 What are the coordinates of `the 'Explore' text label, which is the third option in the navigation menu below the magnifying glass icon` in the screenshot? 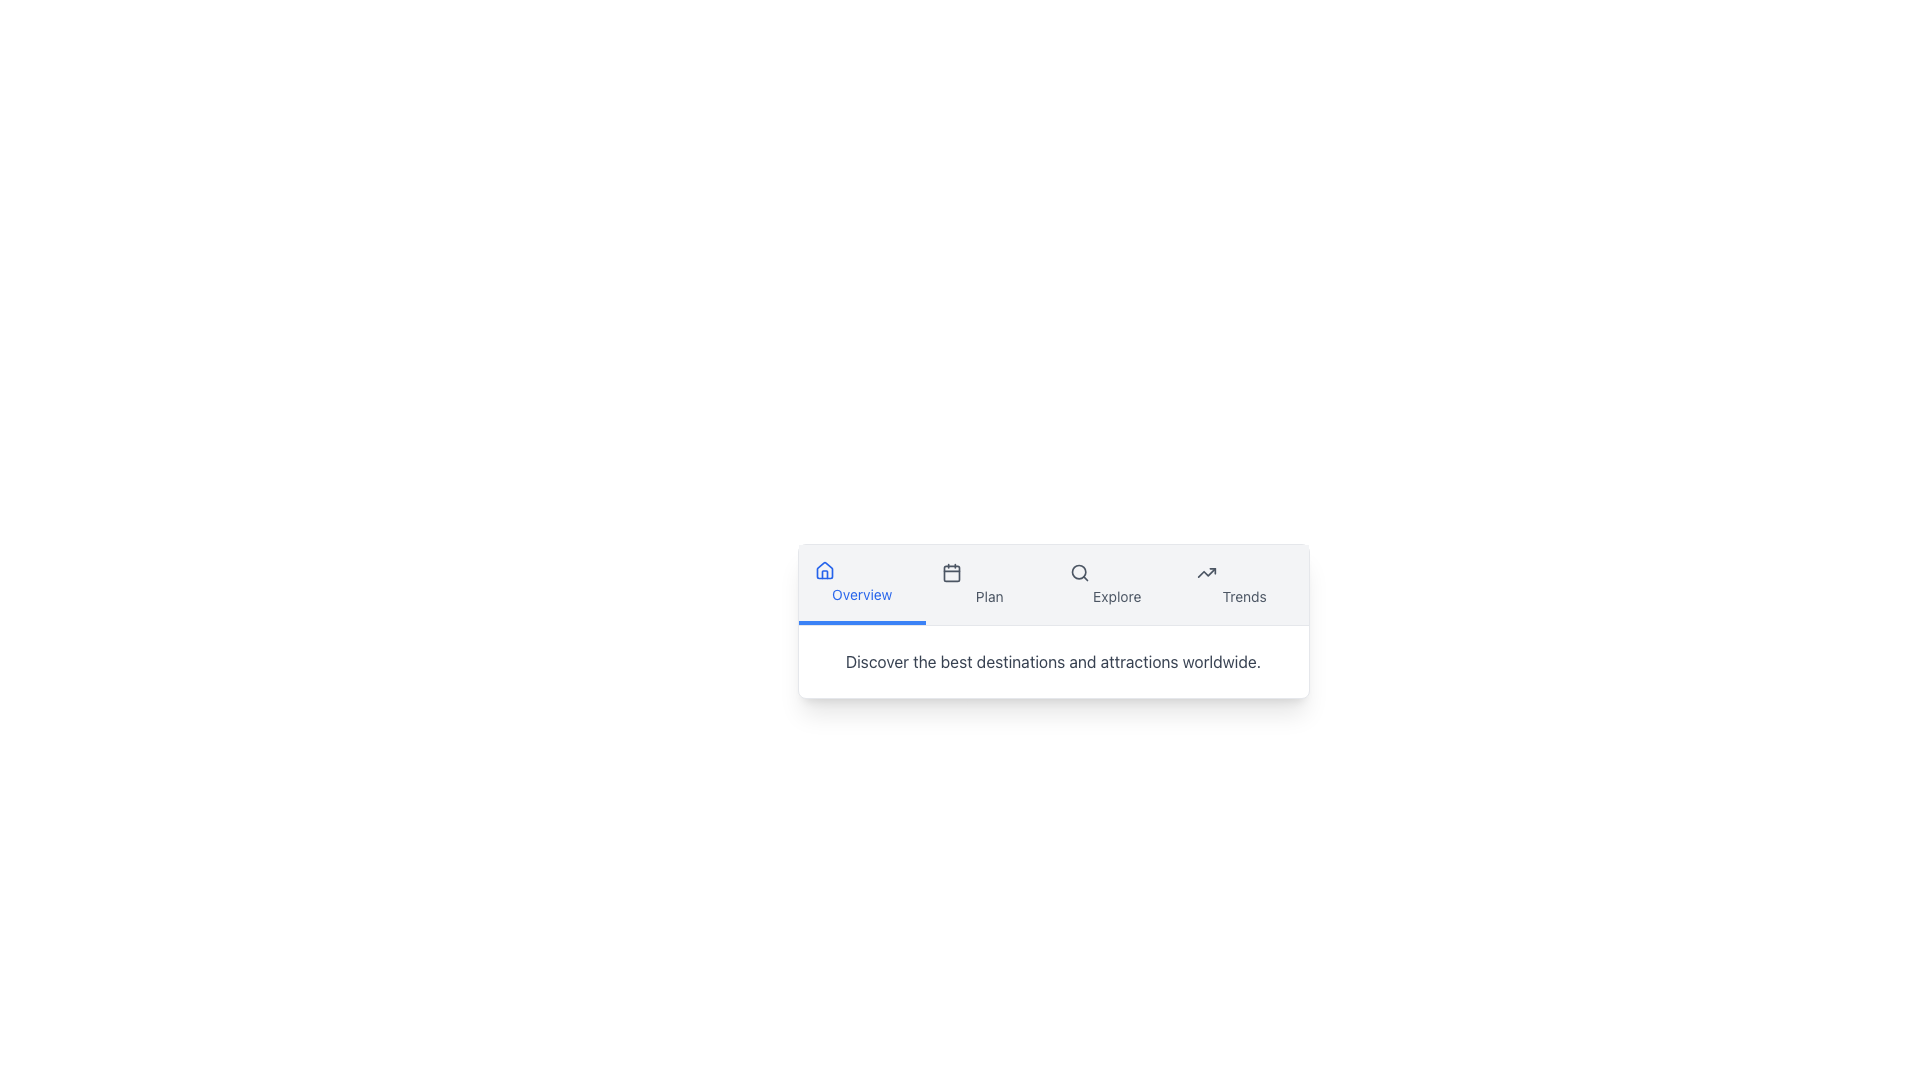 It's located at (1116, 596).